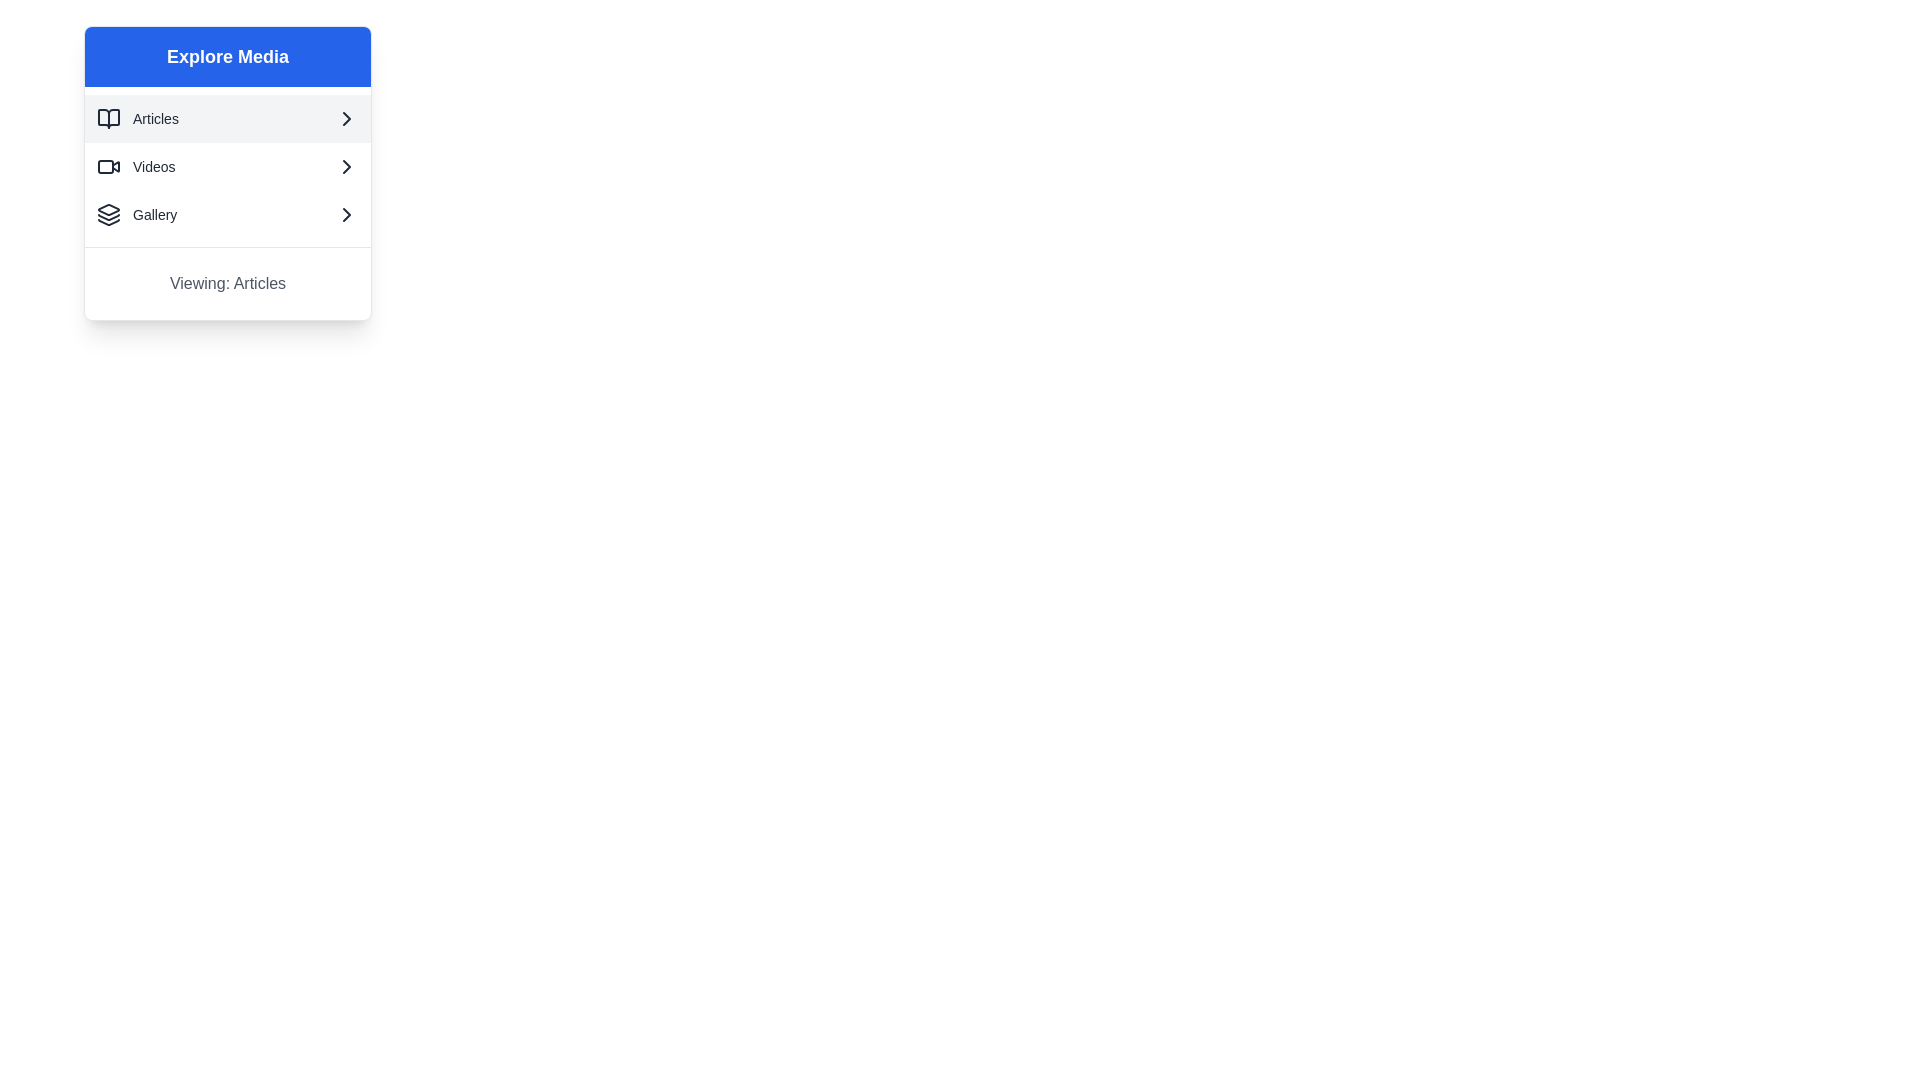 The image size is (1920, 1080). Describe the element at coordinates (346, 215) in the screenshot. I see `the right-pointing chevron icon in the 'Gallery' row of the vertical menu` at that location.